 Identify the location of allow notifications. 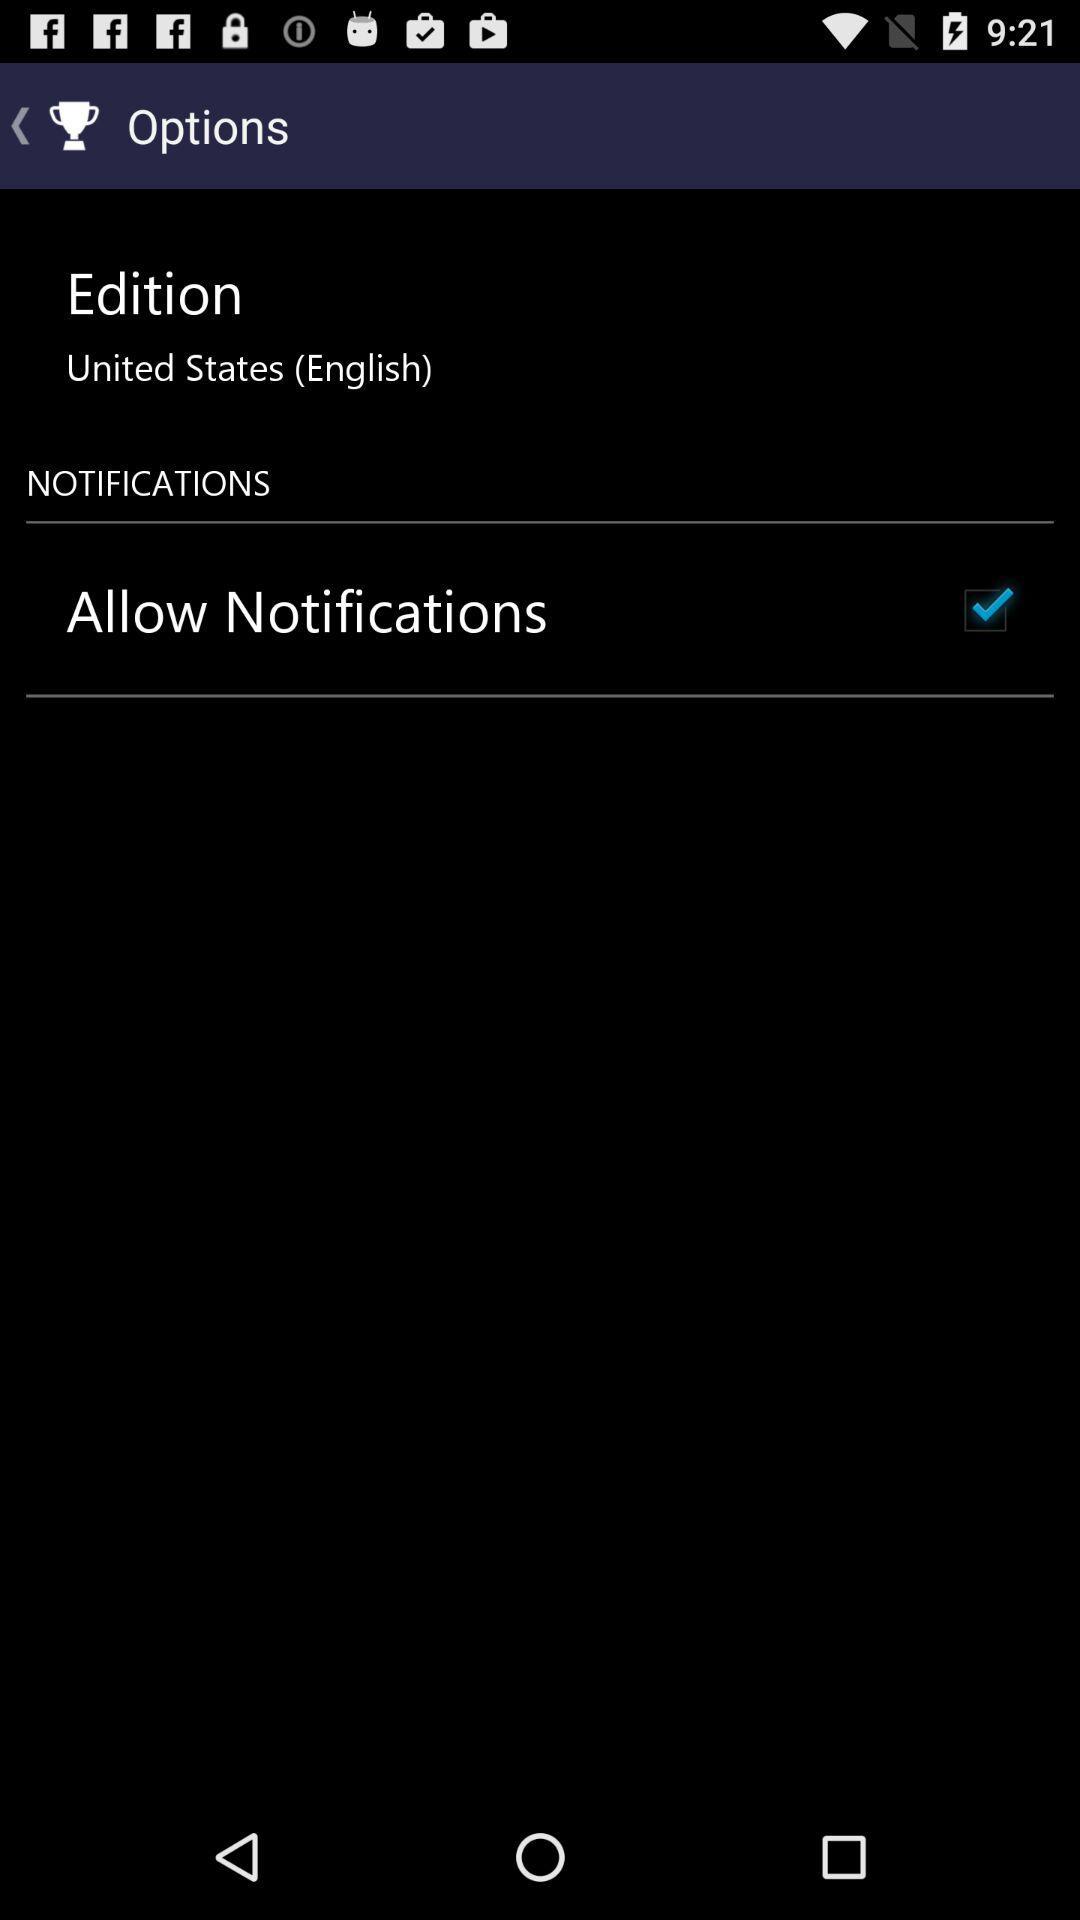
(307, 609).